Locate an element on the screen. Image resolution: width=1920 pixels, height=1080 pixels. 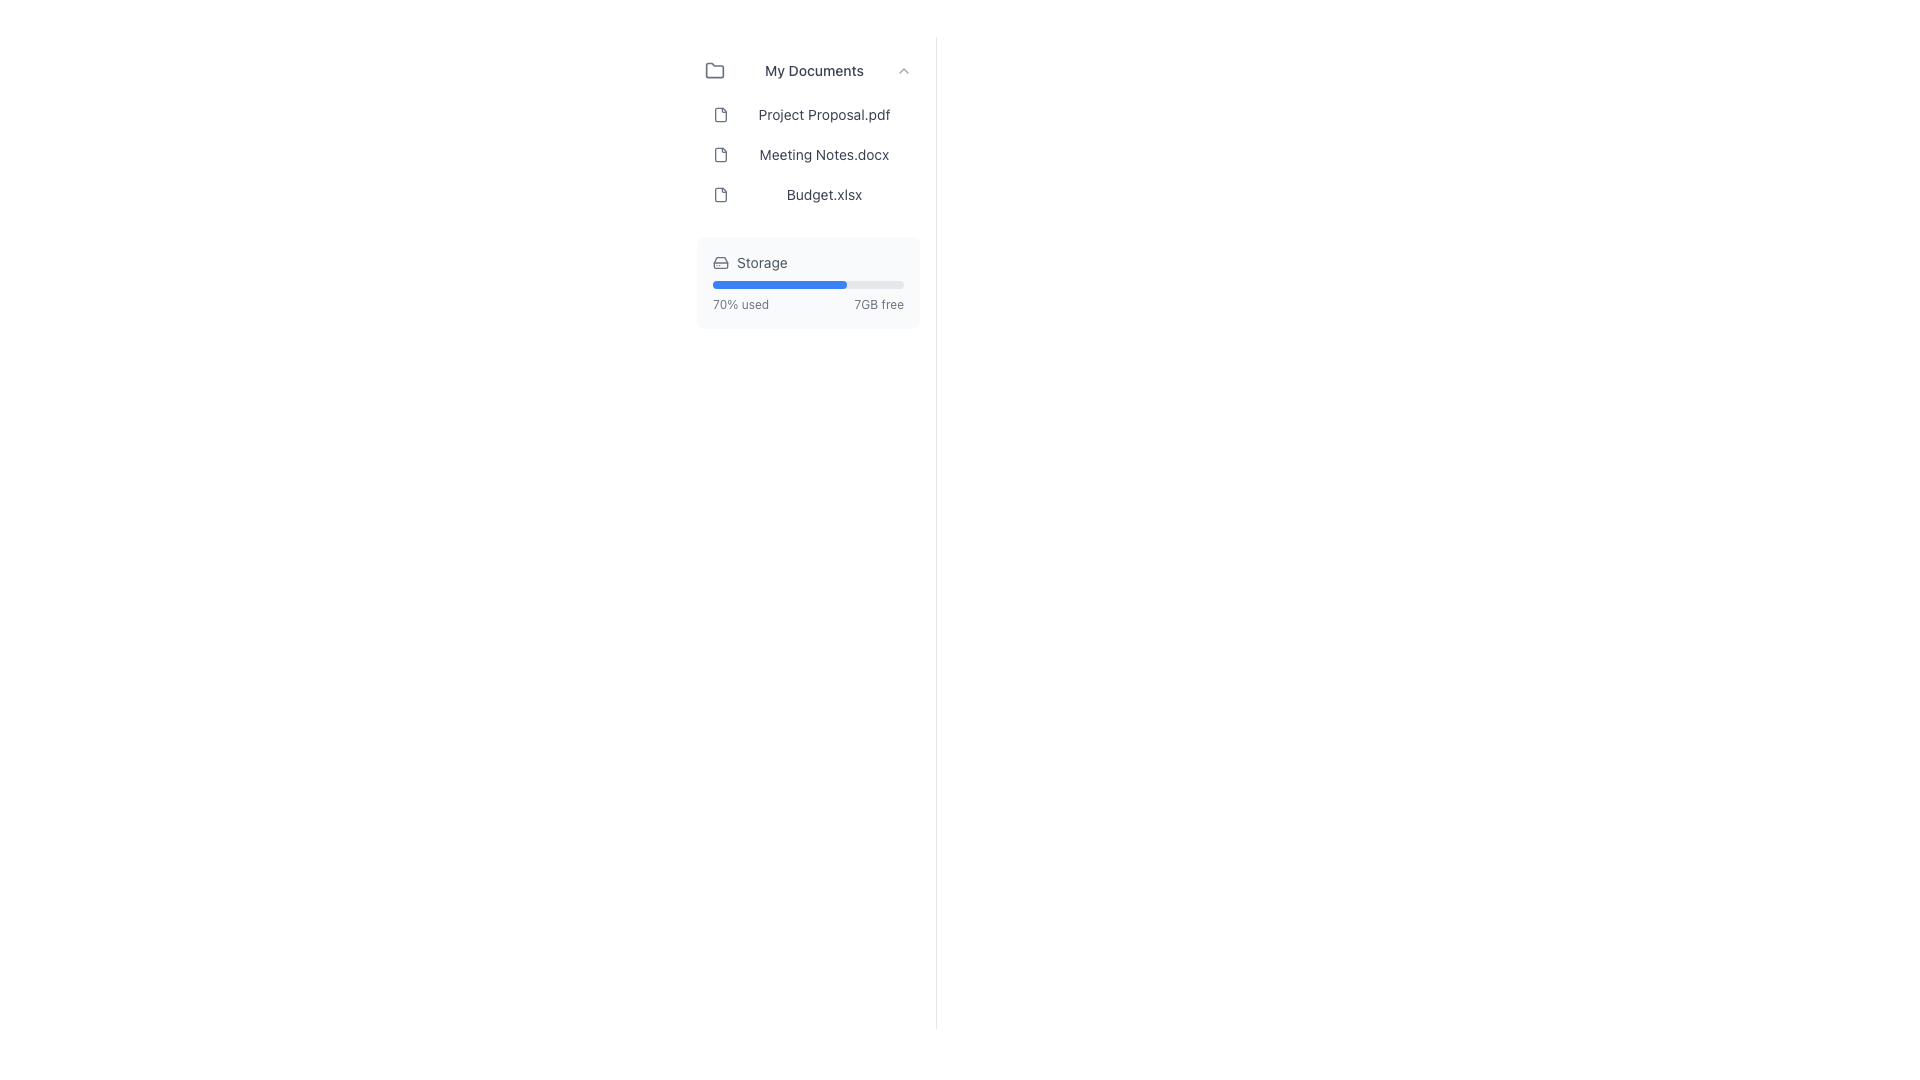
the 'Project Proposal.pdf' file entry in the file list is located at coordinates (808, 132).